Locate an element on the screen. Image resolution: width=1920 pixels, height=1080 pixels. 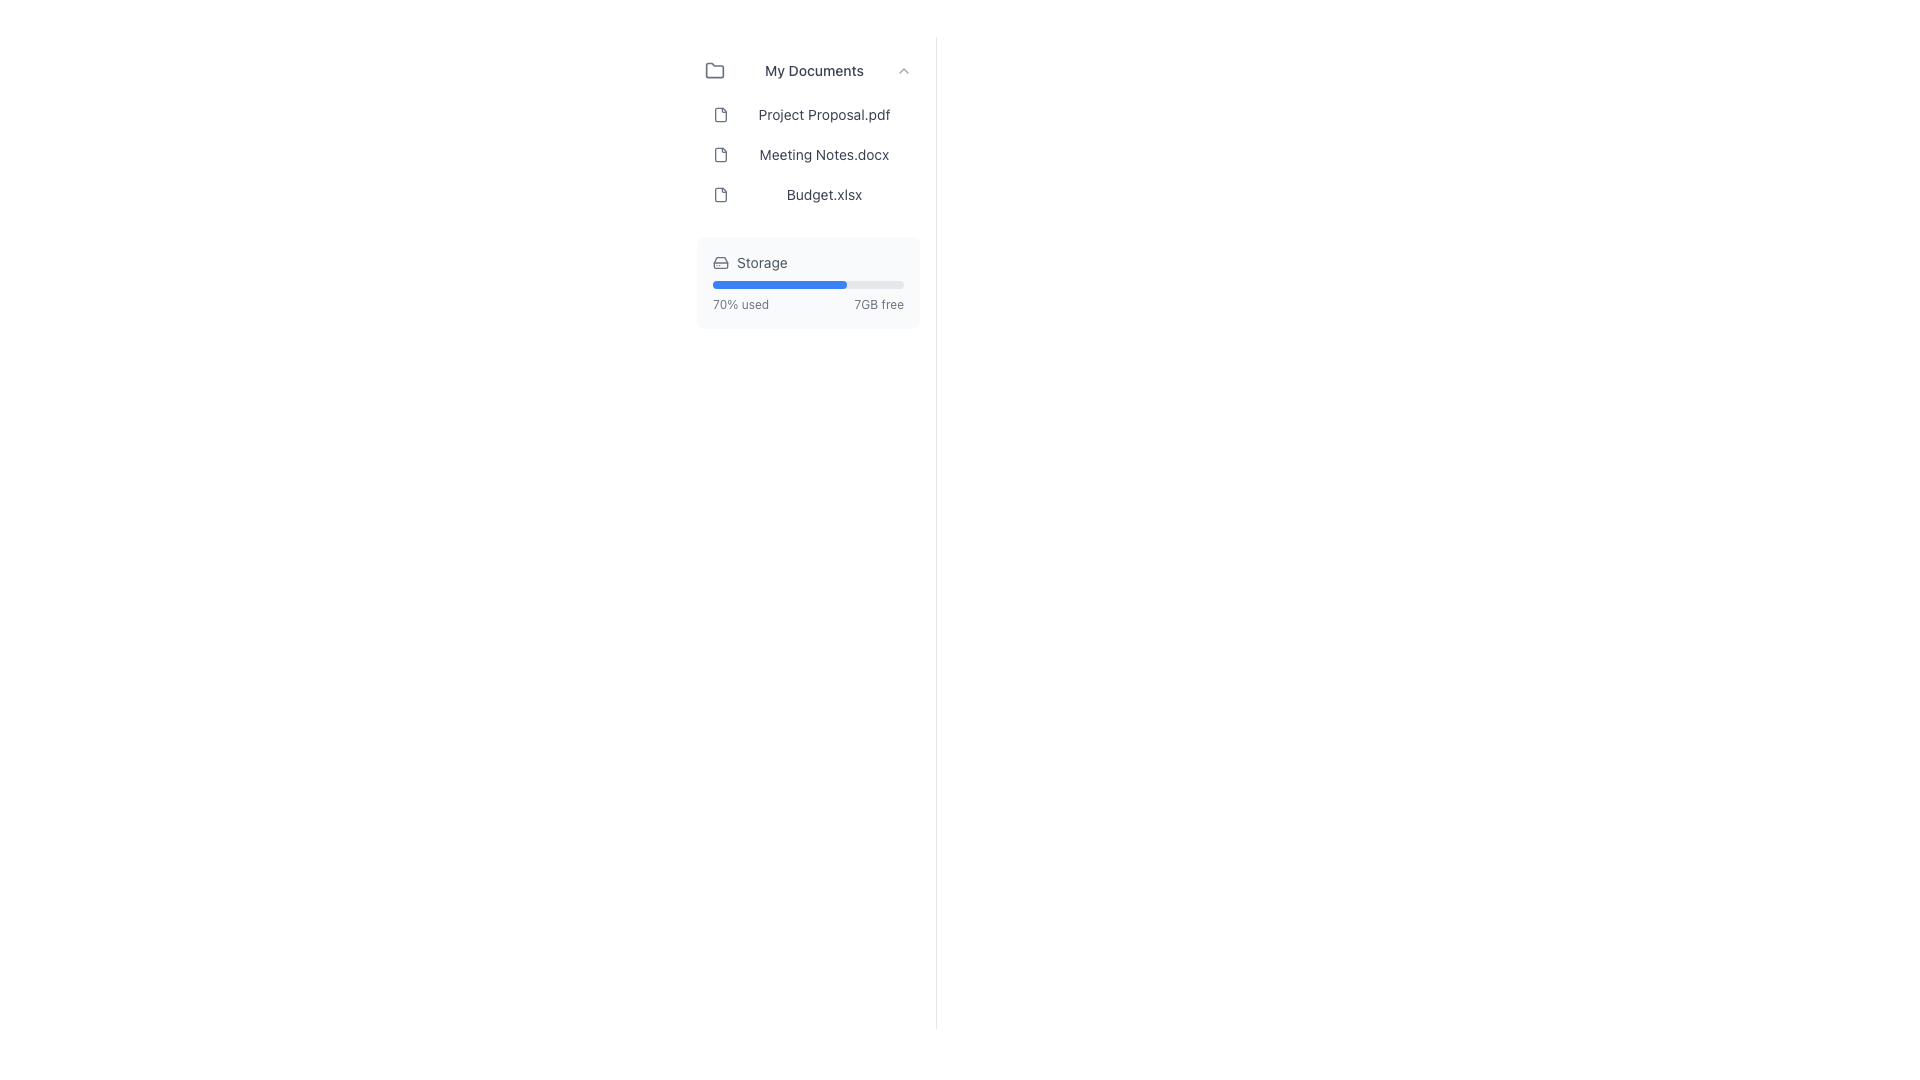
the 'Project Proposal.pdf' file entry in the file list is located at coordinates (808, 132).